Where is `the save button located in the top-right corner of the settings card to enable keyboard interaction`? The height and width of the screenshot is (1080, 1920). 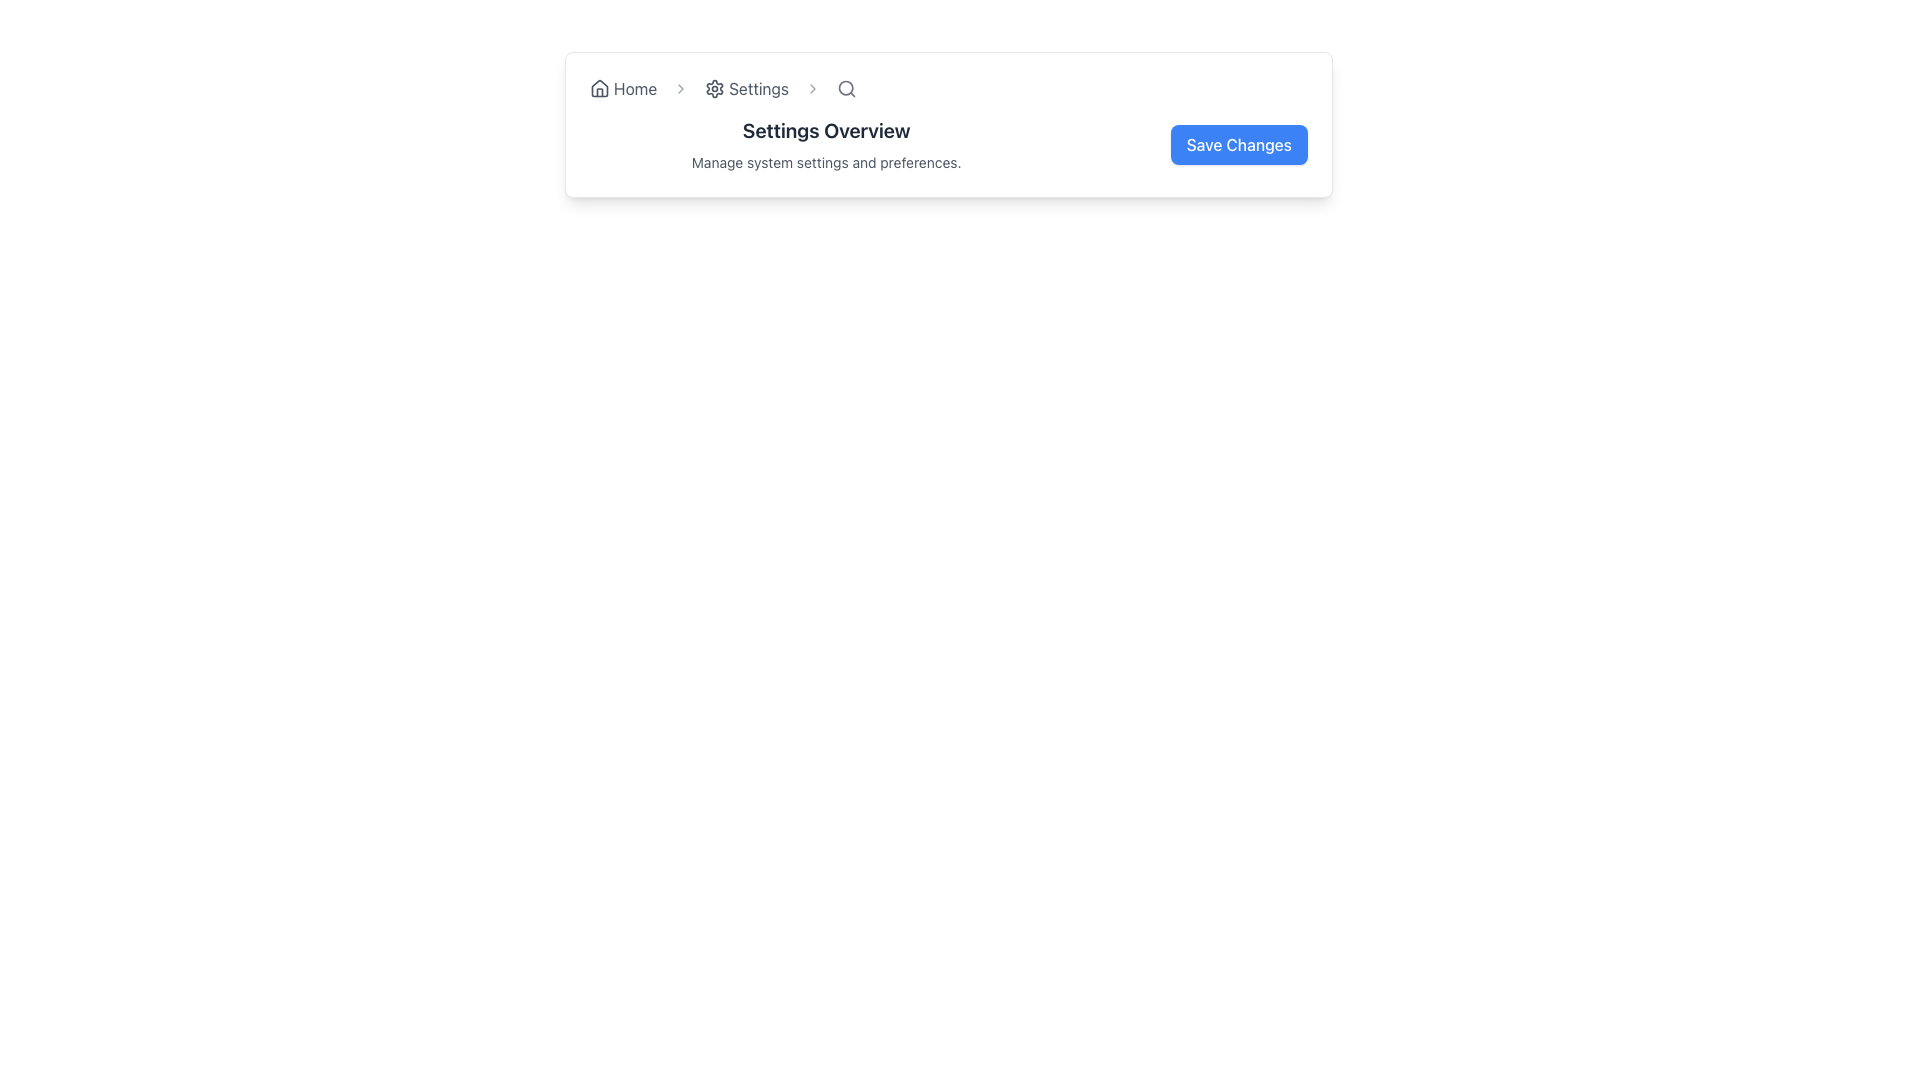 the save button located in the top-right corner of the settings card to enable keyboard interaction is located at coordinates (1238, 144).